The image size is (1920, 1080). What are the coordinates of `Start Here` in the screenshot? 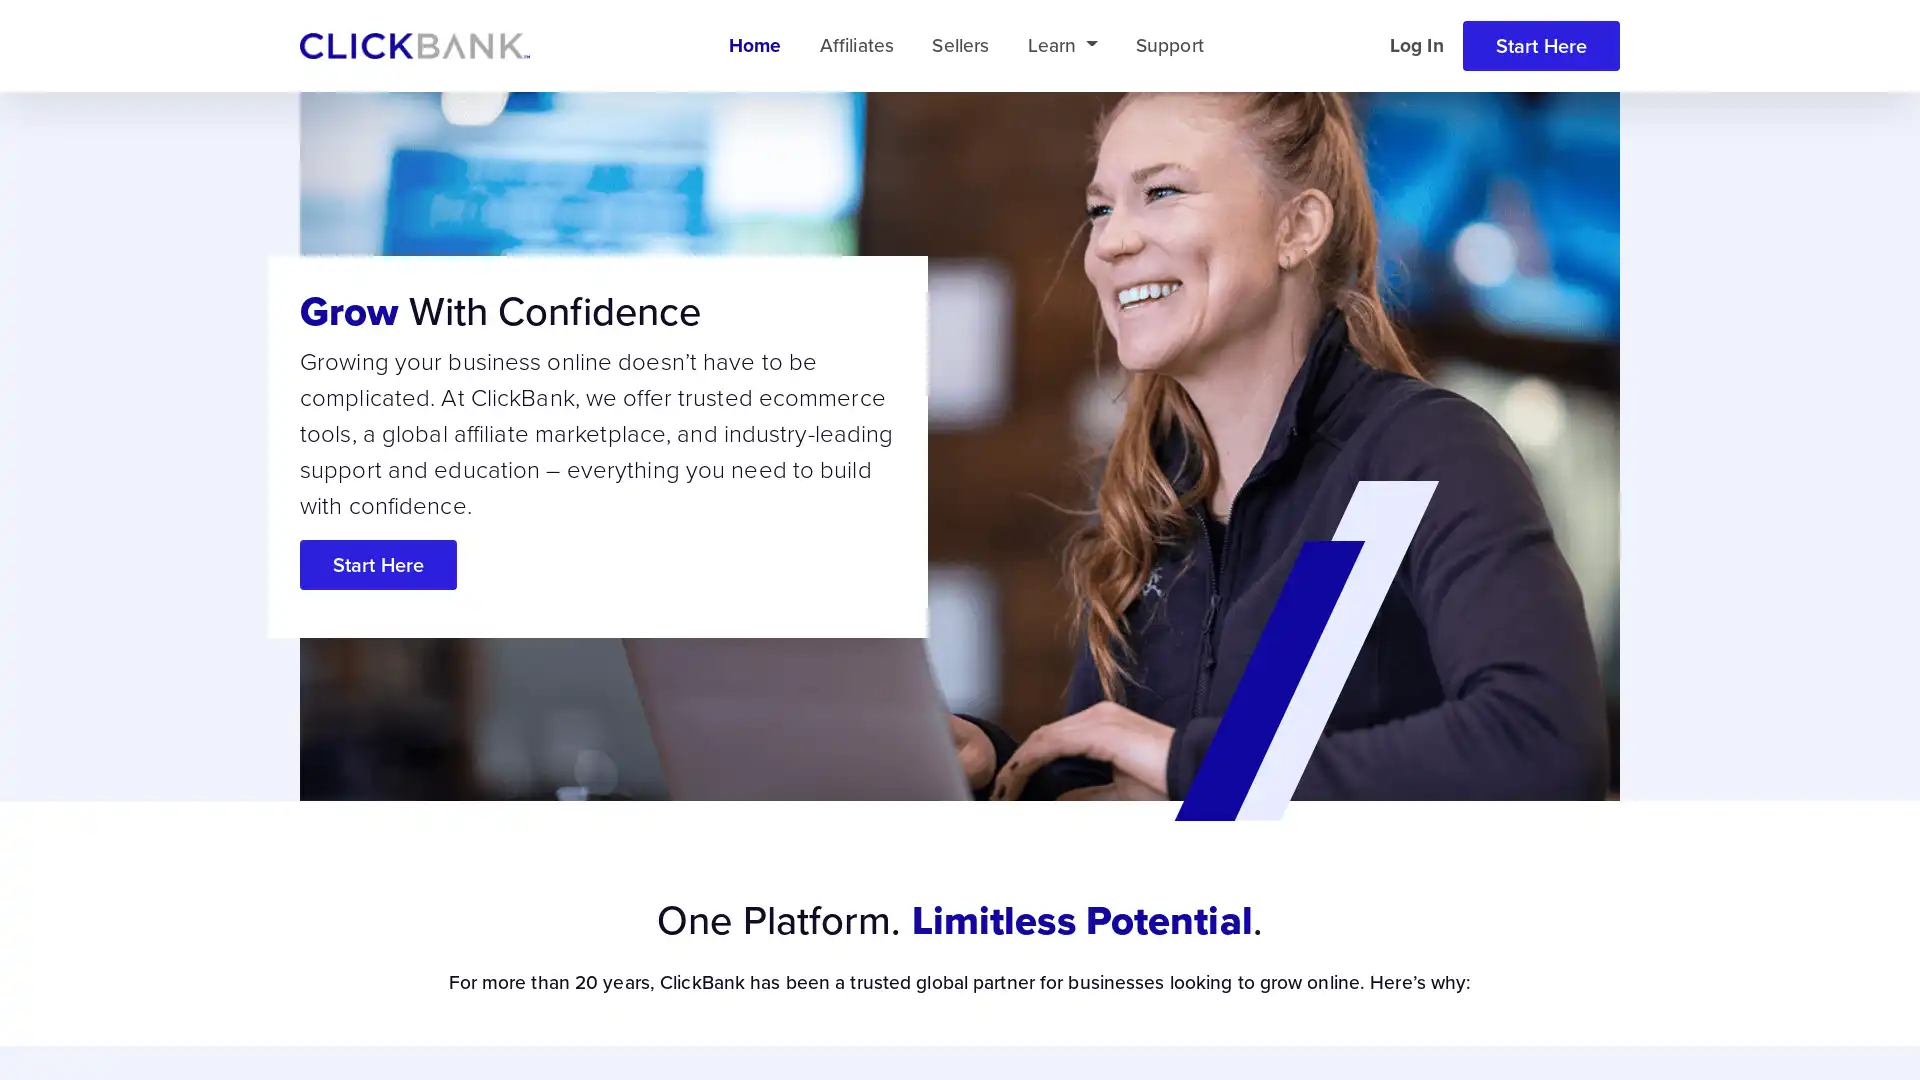 It's located at (1539, 45).